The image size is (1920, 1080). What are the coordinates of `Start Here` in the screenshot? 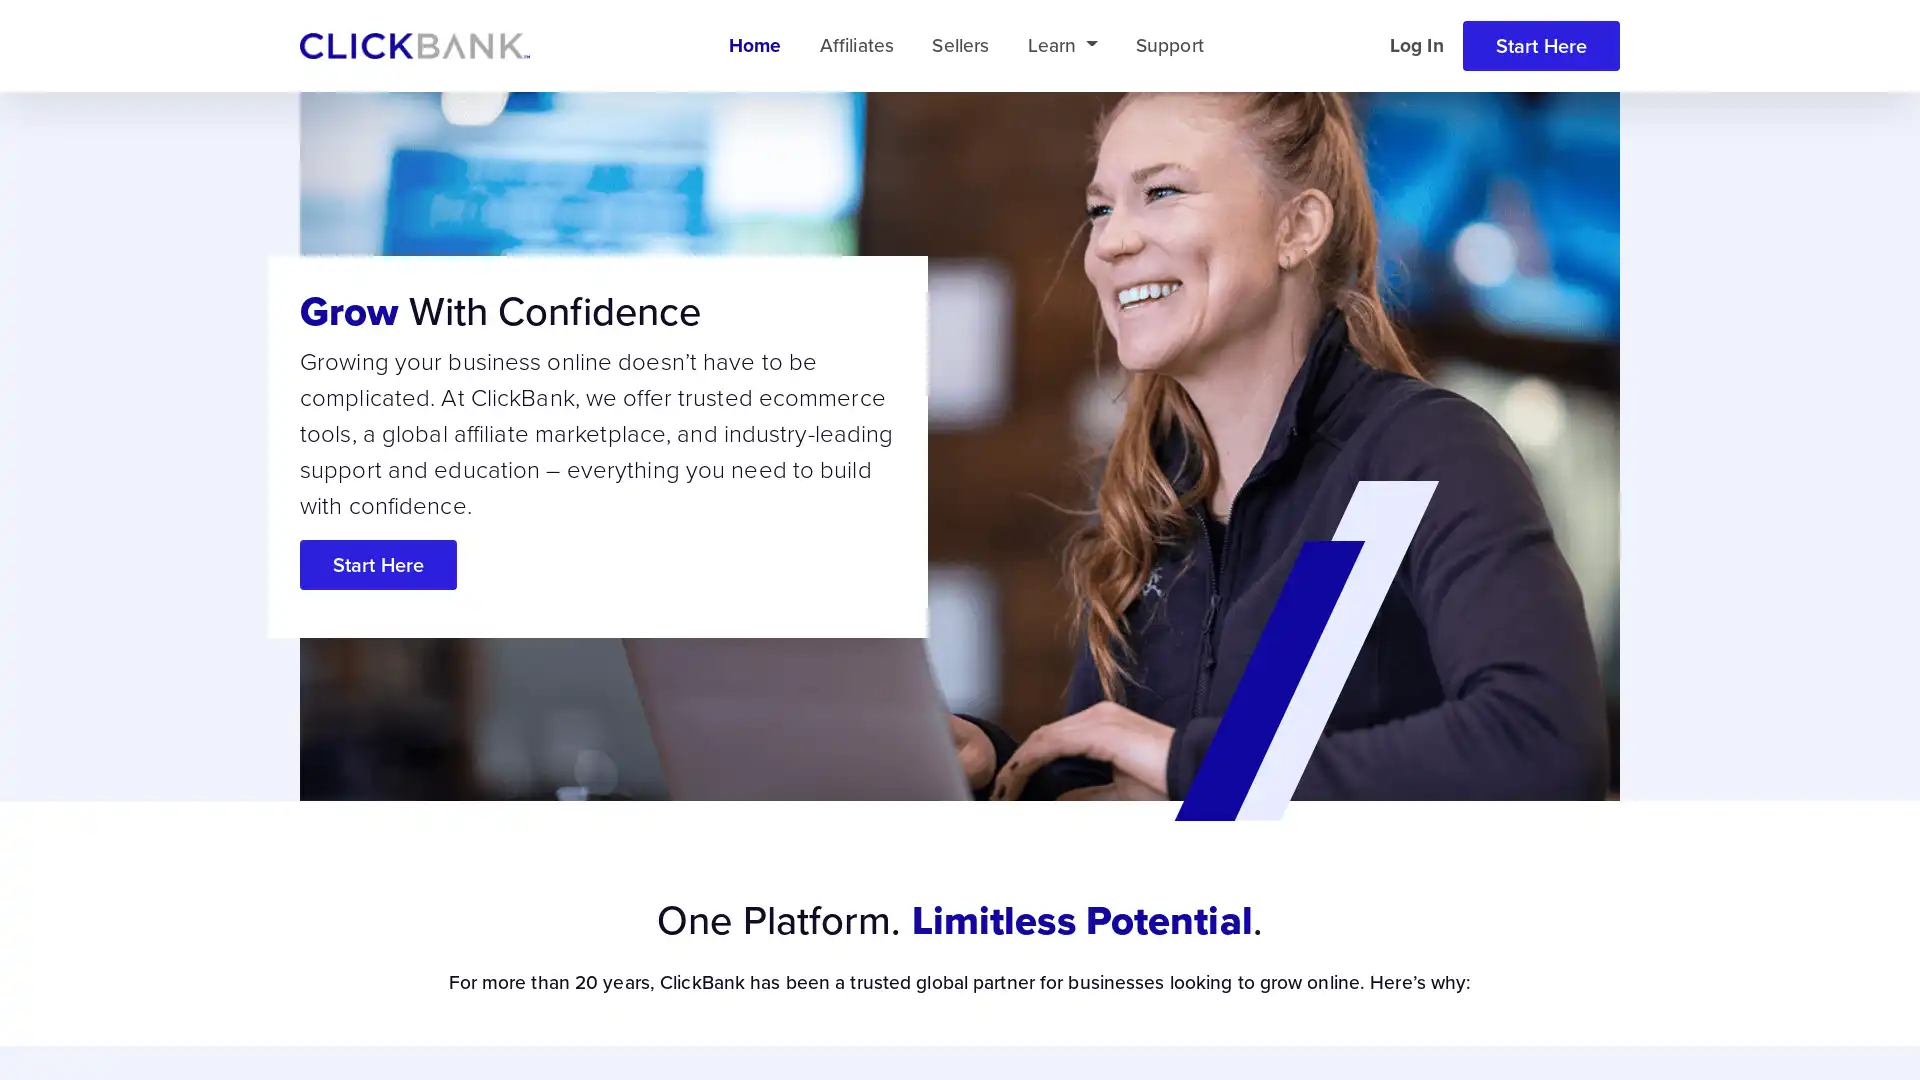 It's located at (1539, 45).